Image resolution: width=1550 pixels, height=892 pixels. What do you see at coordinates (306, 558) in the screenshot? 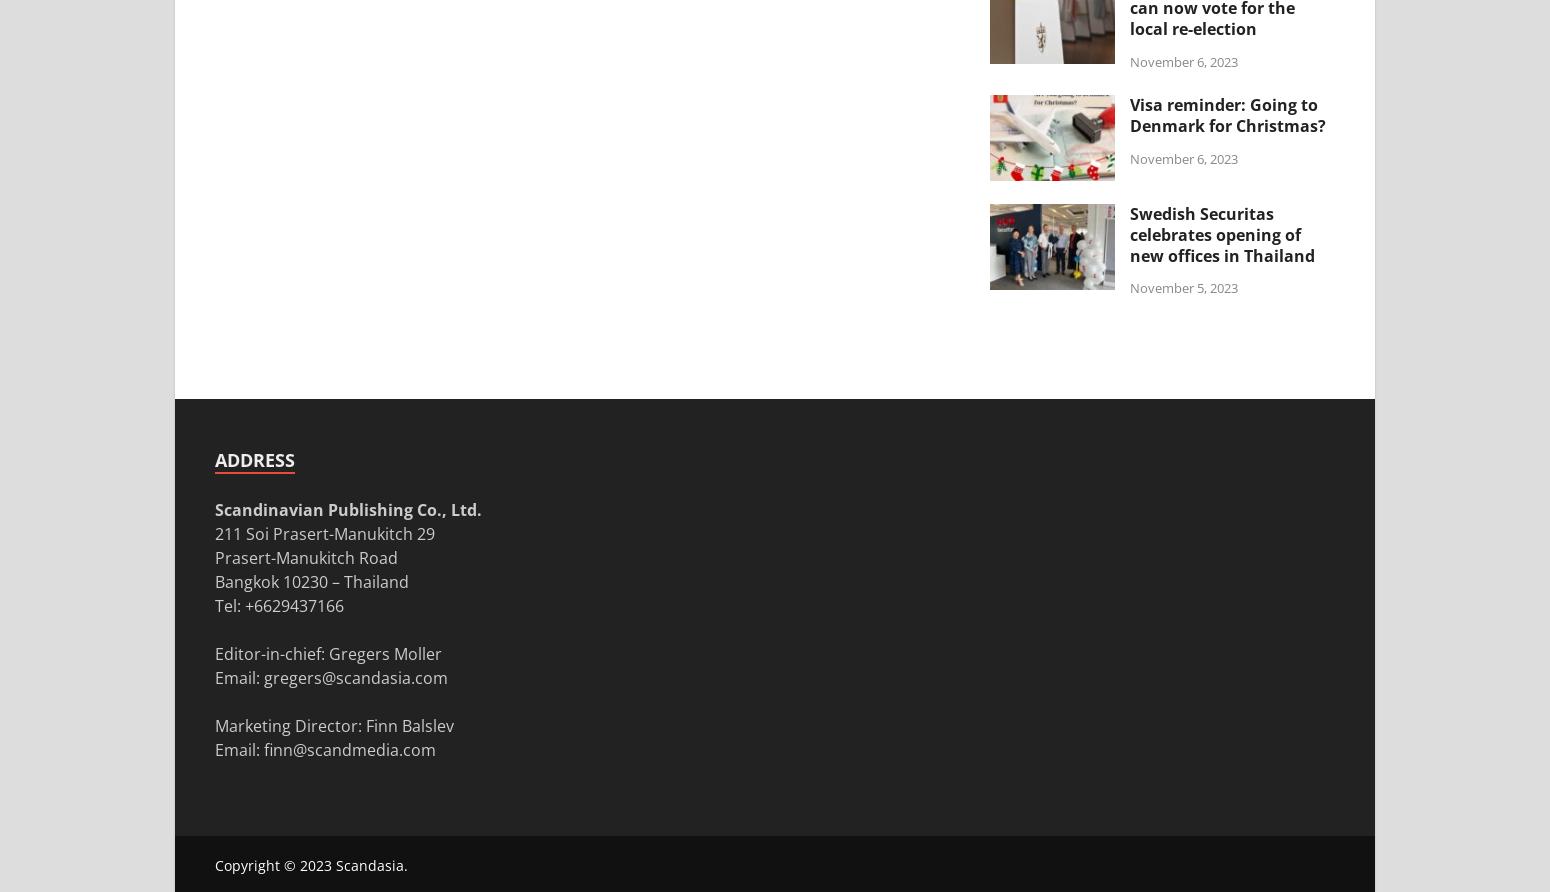
I see `'Prasert-Manukitch Road'` at bounding box center [306, 558].